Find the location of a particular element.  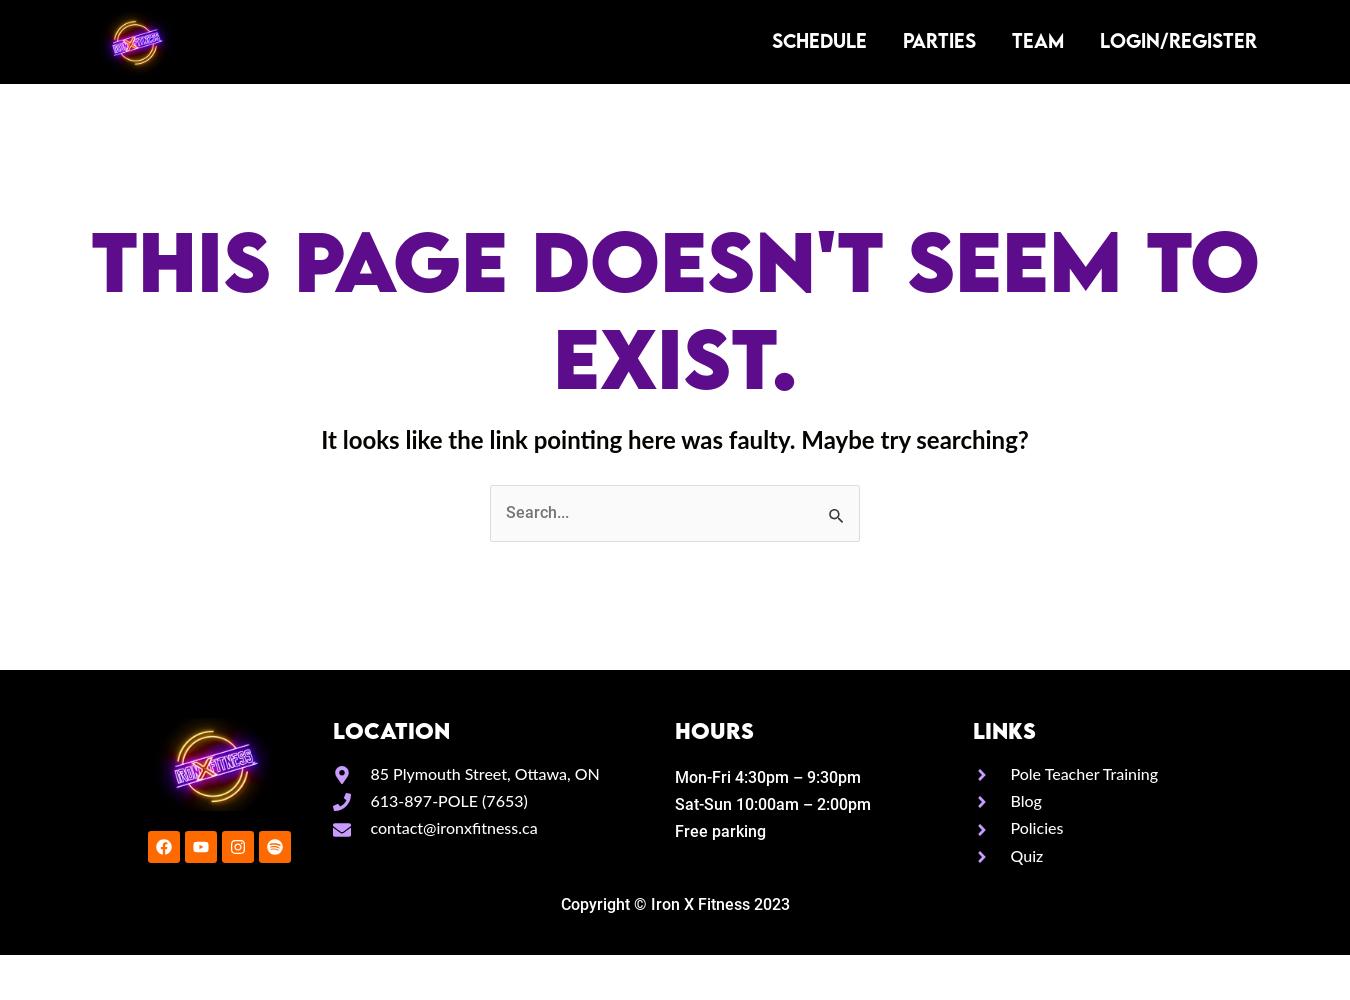

'This page doesn't seem to exist.' is located at coordinates (674, 308).